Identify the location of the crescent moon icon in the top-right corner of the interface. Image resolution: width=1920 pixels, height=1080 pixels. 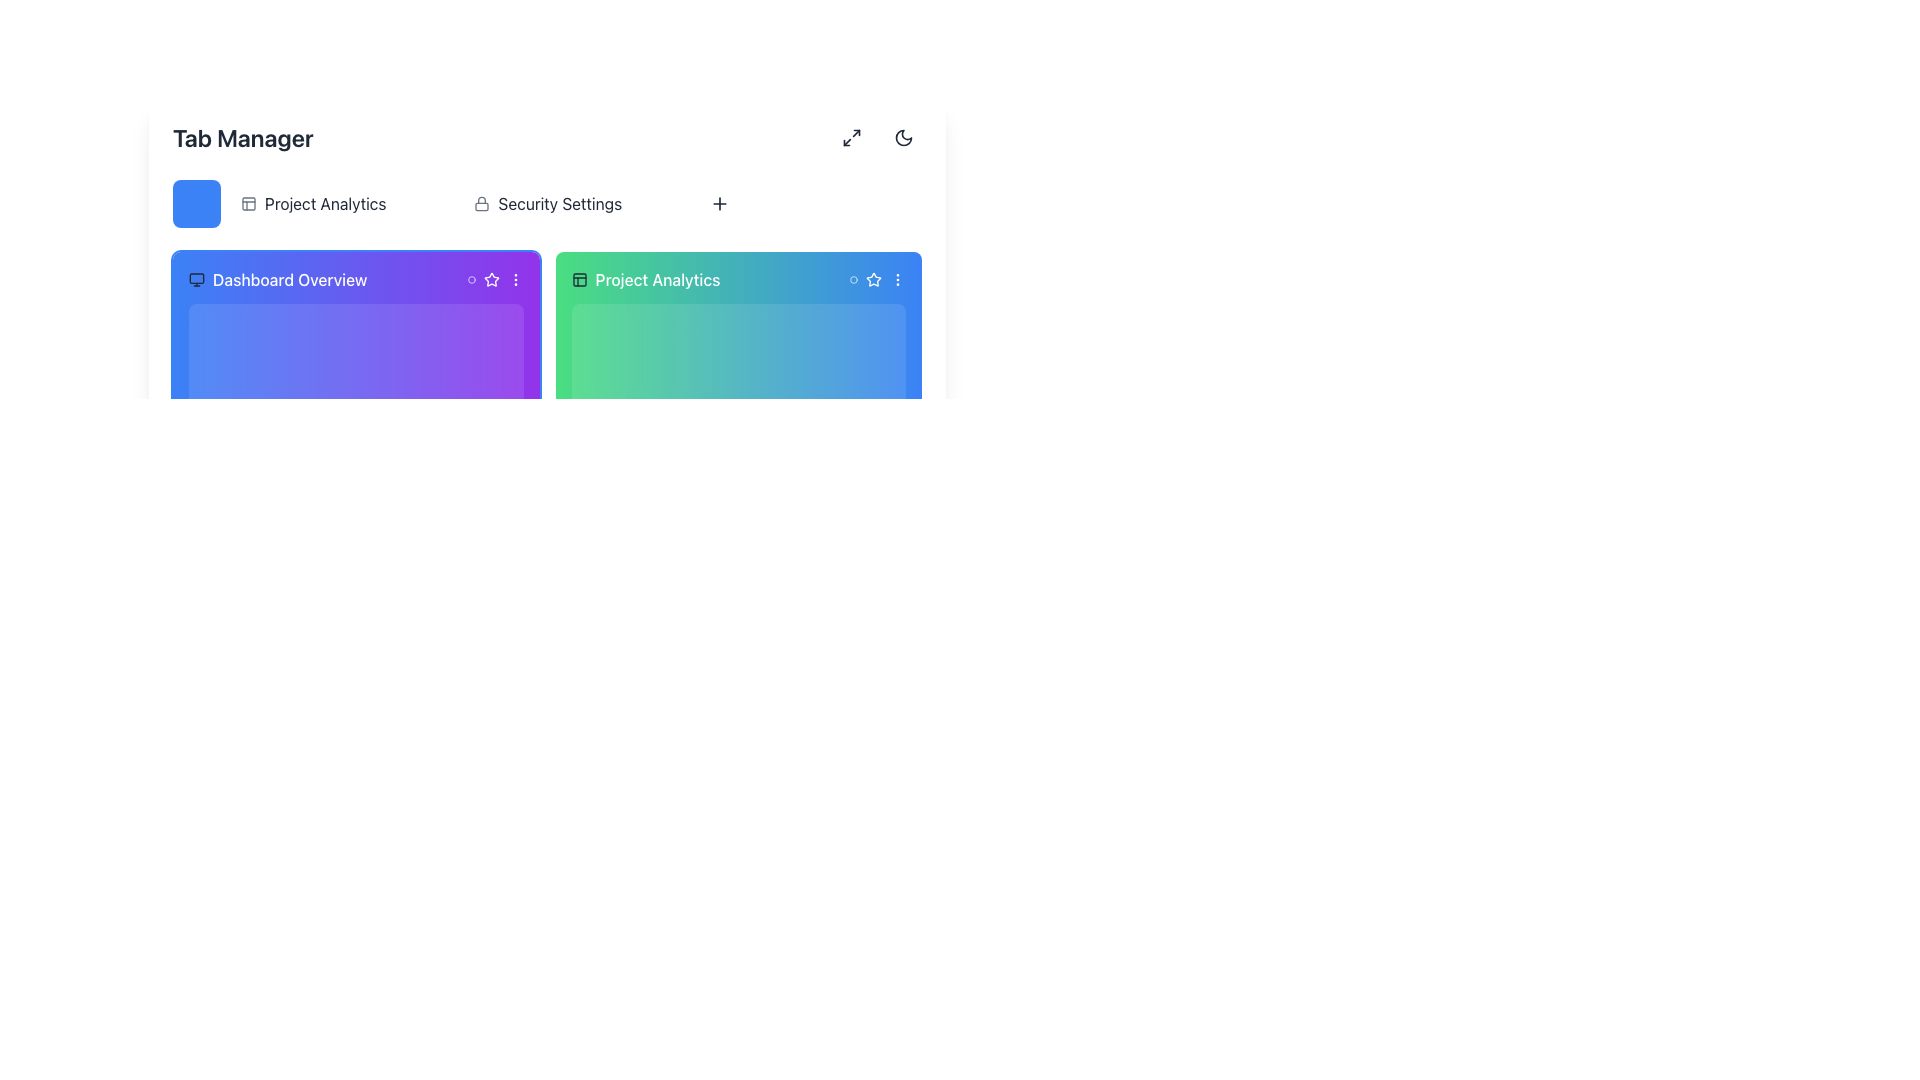
(902, 137).